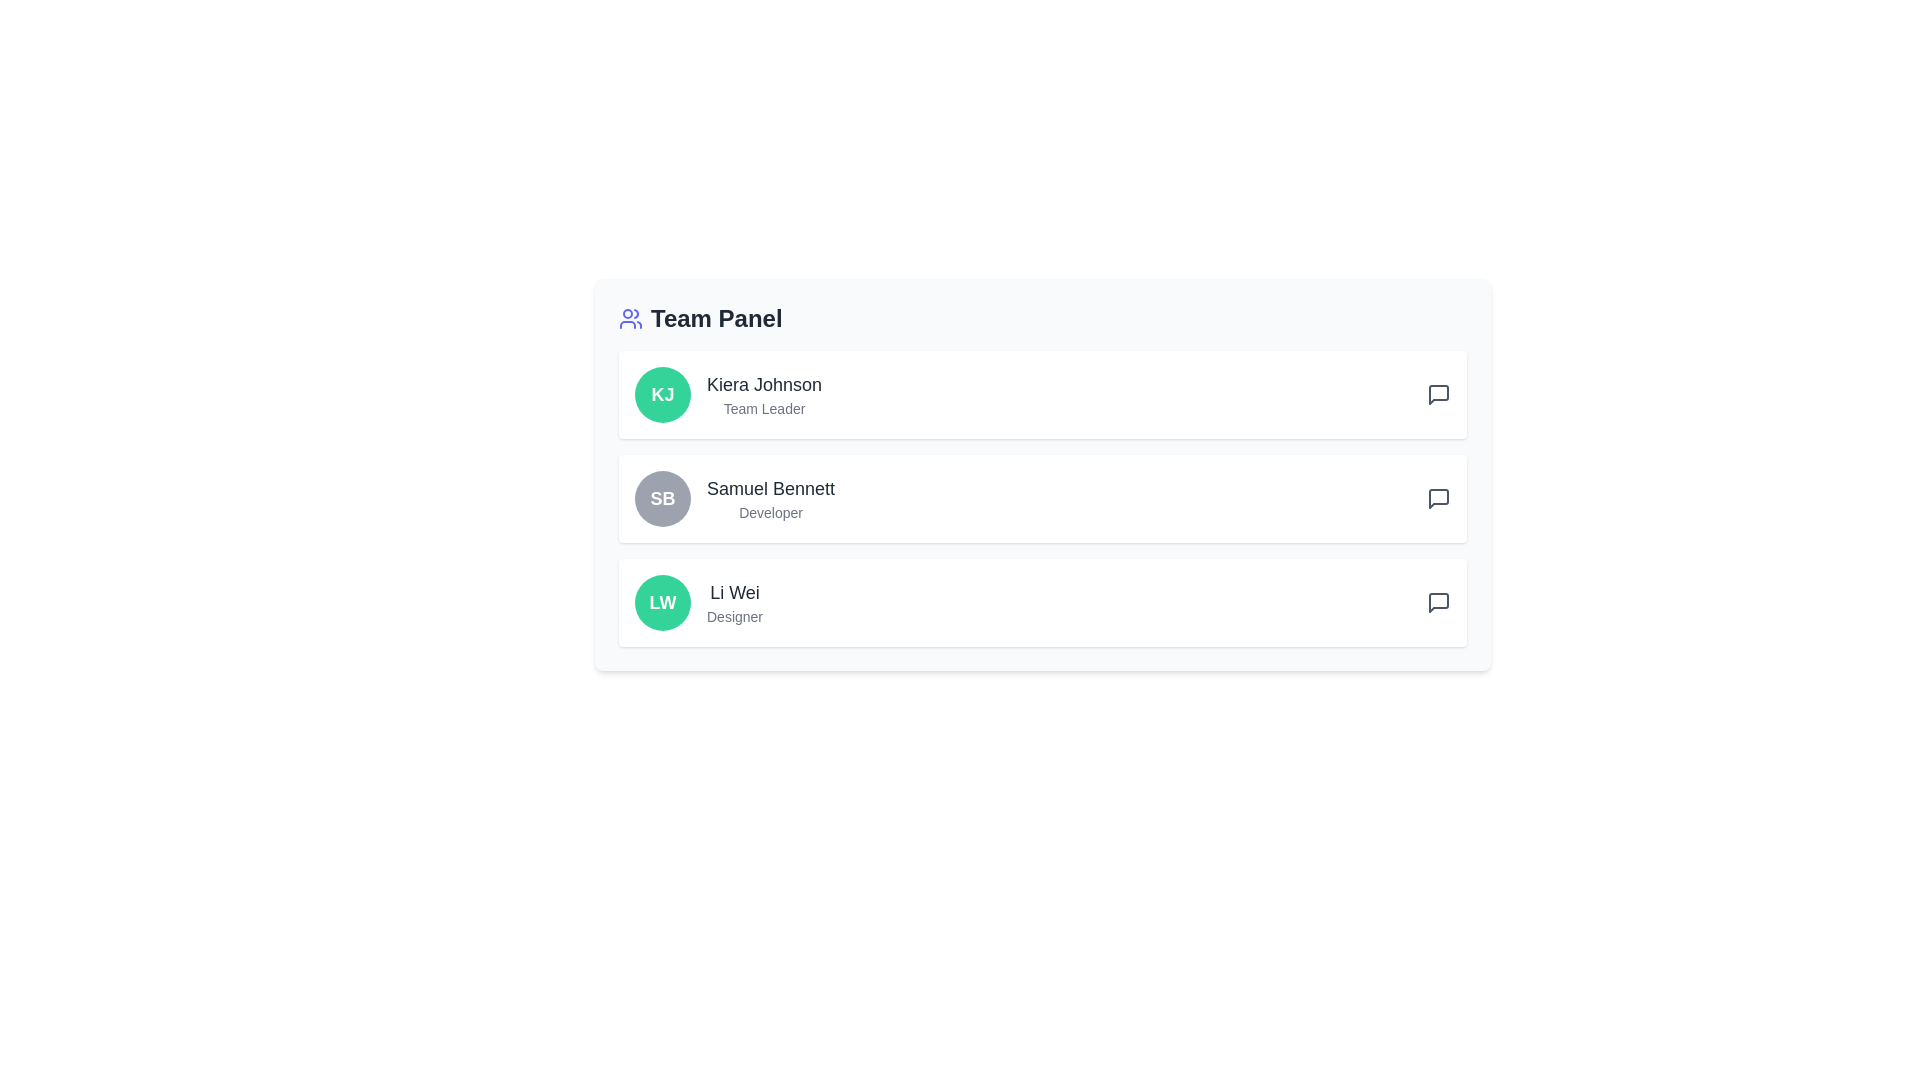 Image resolution: width=1920 pixels, height=1080 pixels. I want to click on the Avatar Component, which is a circular area with a green background and the white uppercase letters 'KJ' centered within it, located on the left side of the UI, so click(662, 394).